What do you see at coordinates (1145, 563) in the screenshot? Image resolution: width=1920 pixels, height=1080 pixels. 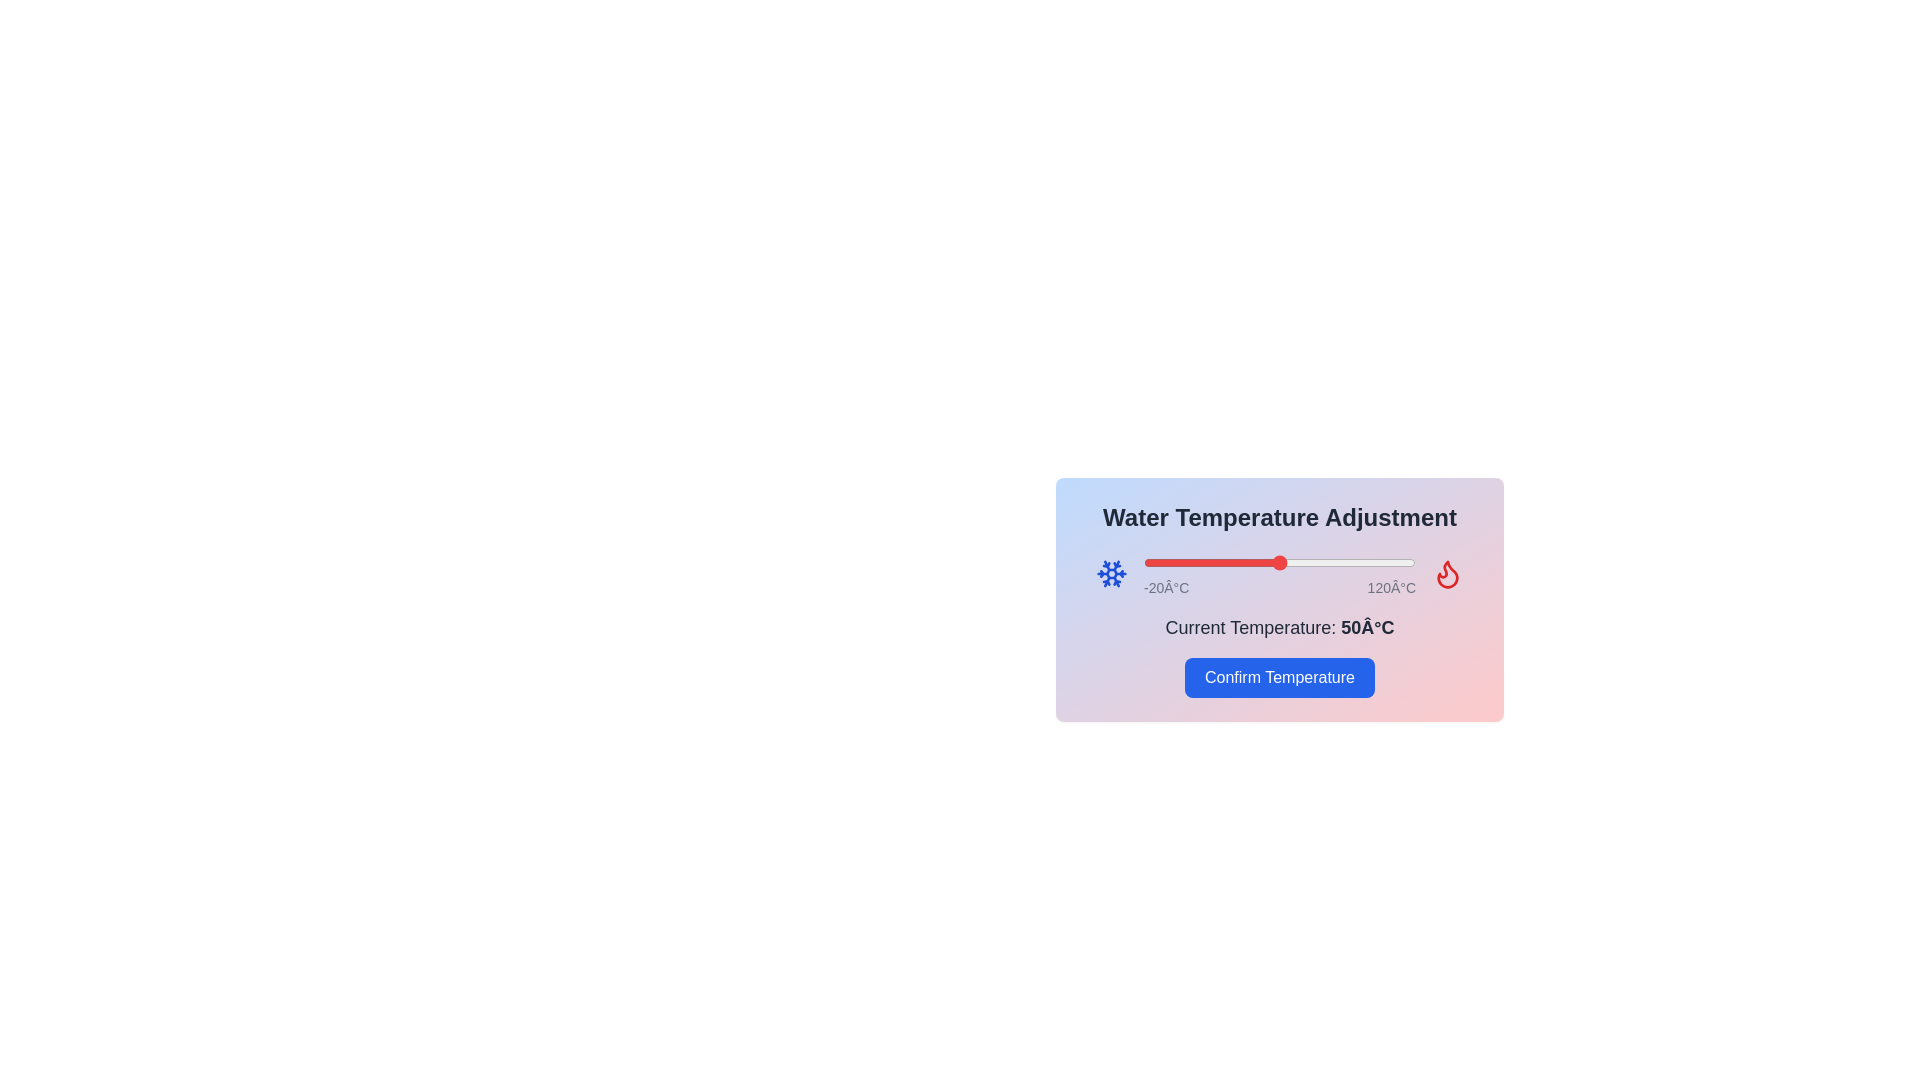 I see `the temperature slider to -19°C` at bounding box center [1145, 563].